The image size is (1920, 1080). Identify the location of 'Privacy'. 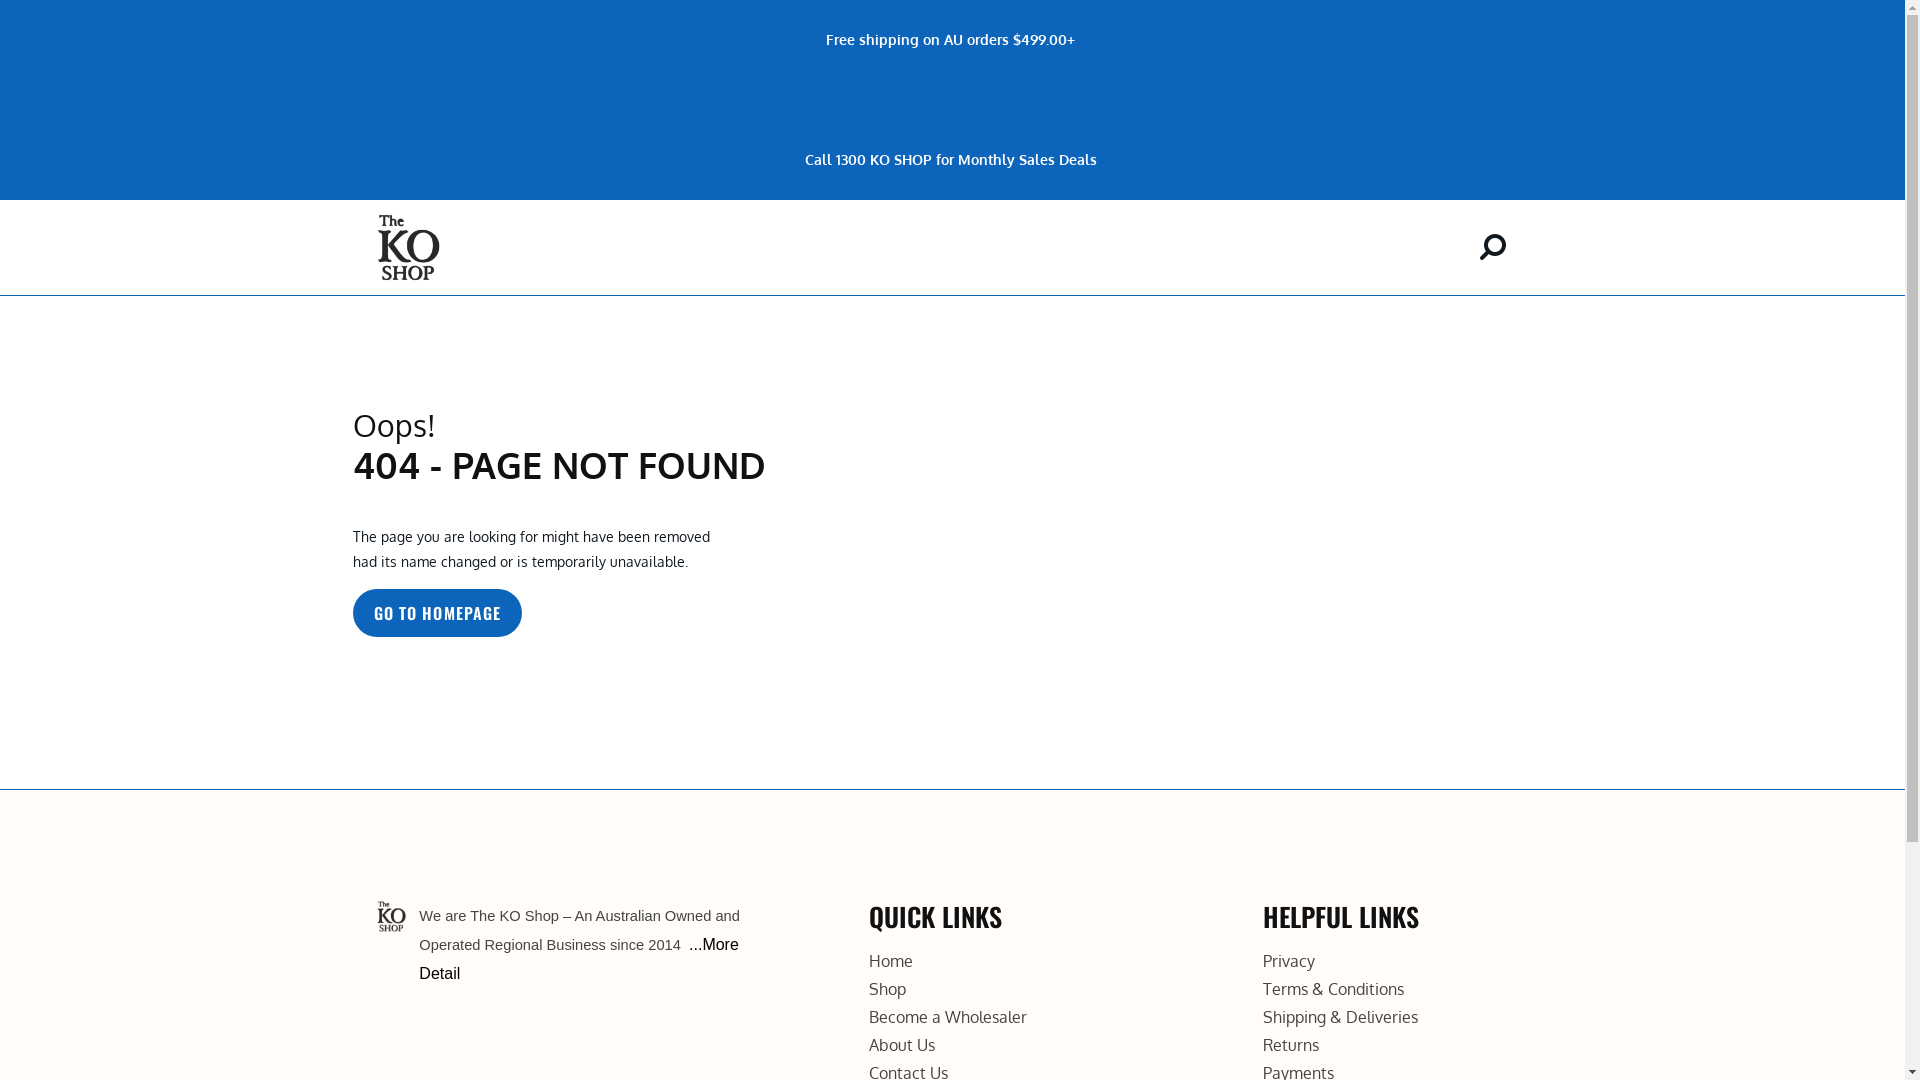
(1289, 959).